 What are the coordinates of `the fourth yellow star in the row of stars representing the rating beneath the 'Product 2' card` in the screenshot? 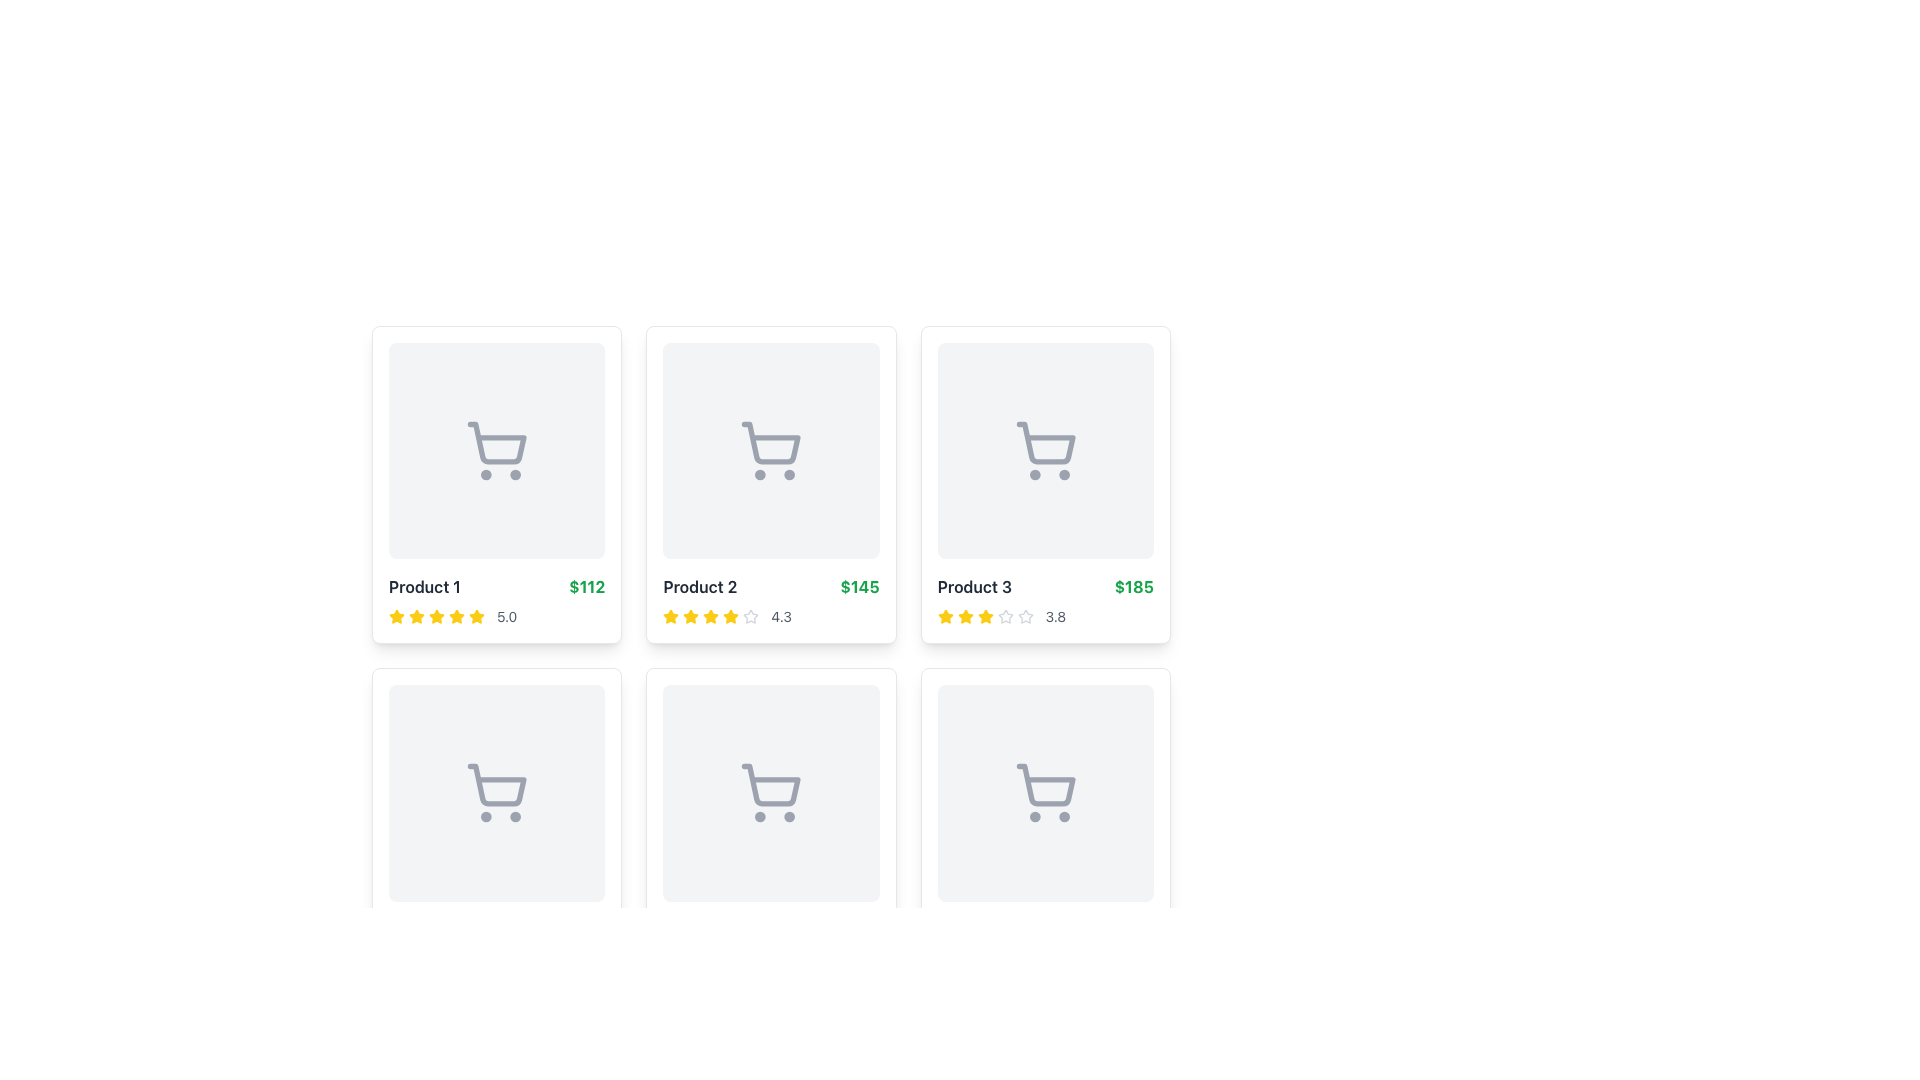 It's located at (711, 616).